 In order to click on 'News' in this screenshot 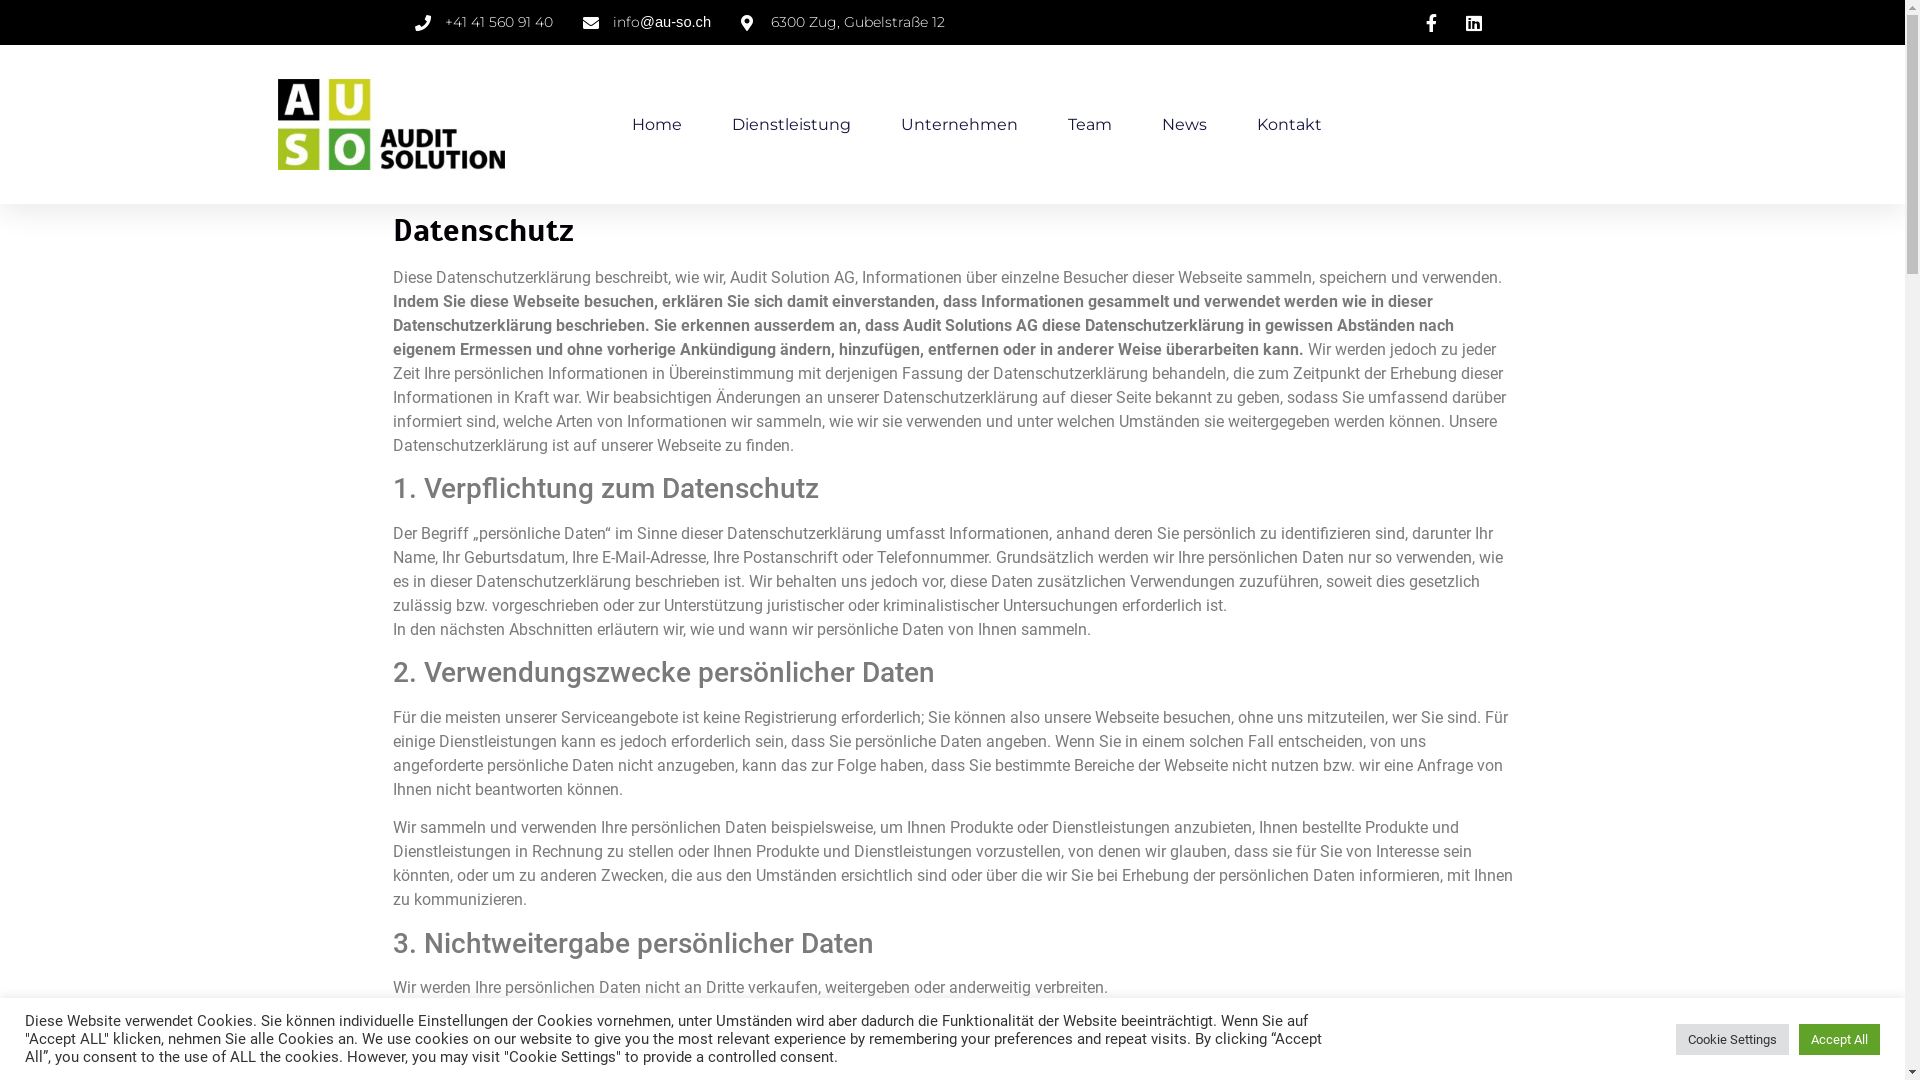, I will do `click(1184, 124)`.